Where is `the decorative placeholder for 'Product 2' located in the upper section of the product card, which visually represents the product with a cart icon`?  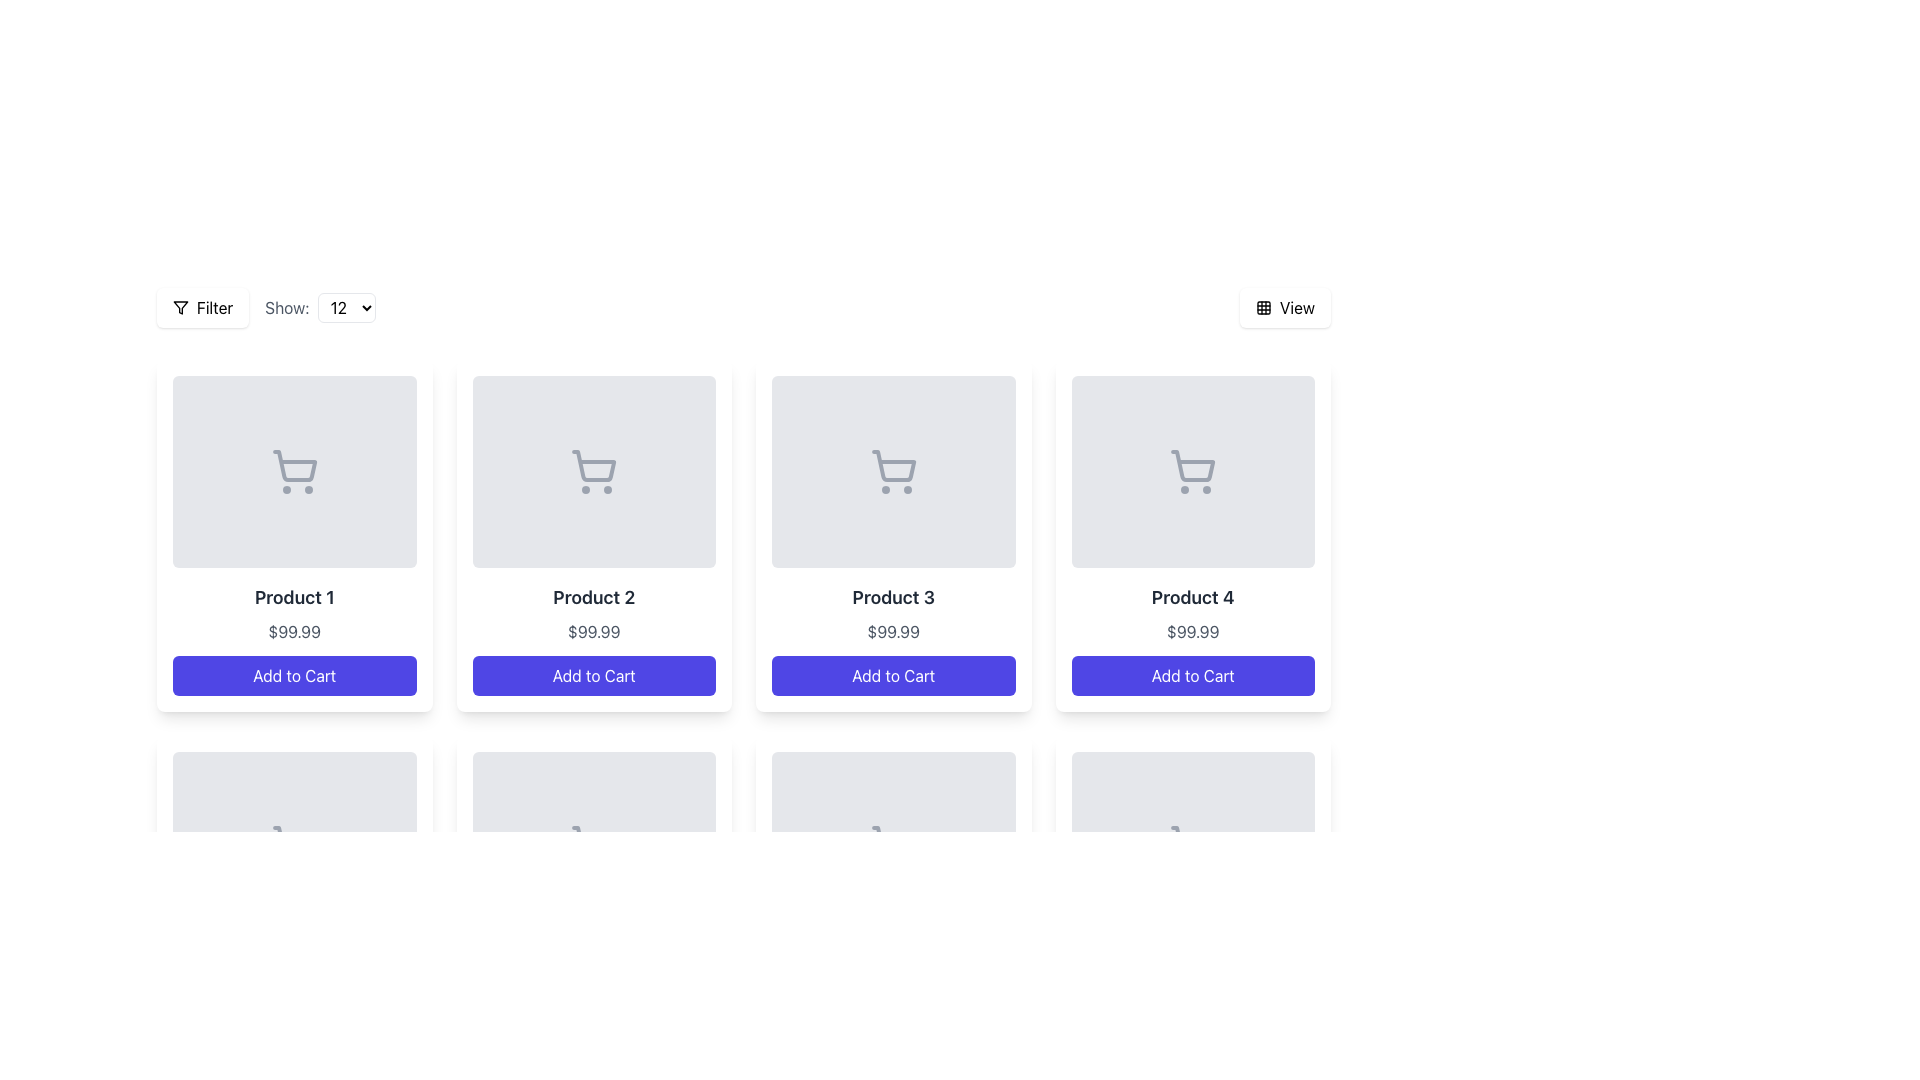
the decorative placeholder for 'Product 2' located in the upper section of the product card, which visually represents the product with a cart icon is located at coordinates (593, 471).